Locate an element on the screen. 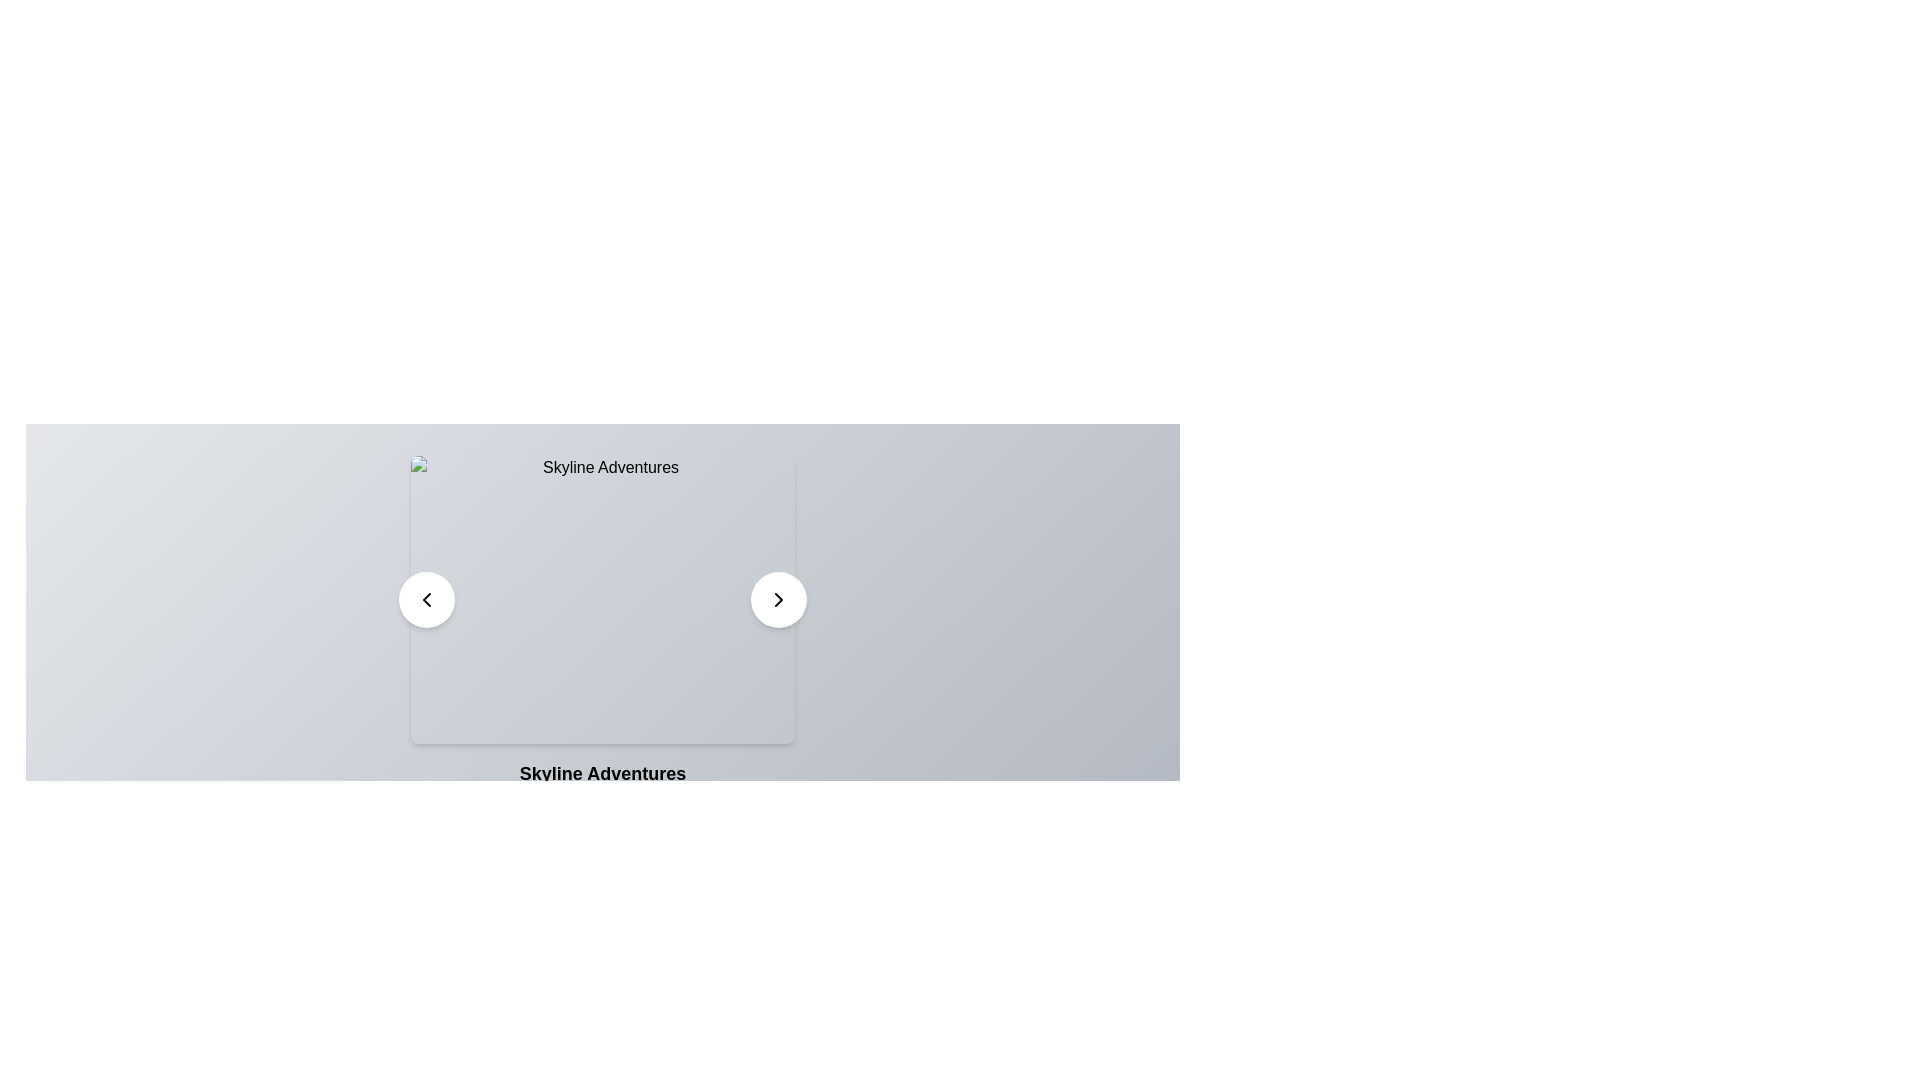  the circular white button with a right-facing chevron icon on the right side of the image display is located at coordinates (777, 599).